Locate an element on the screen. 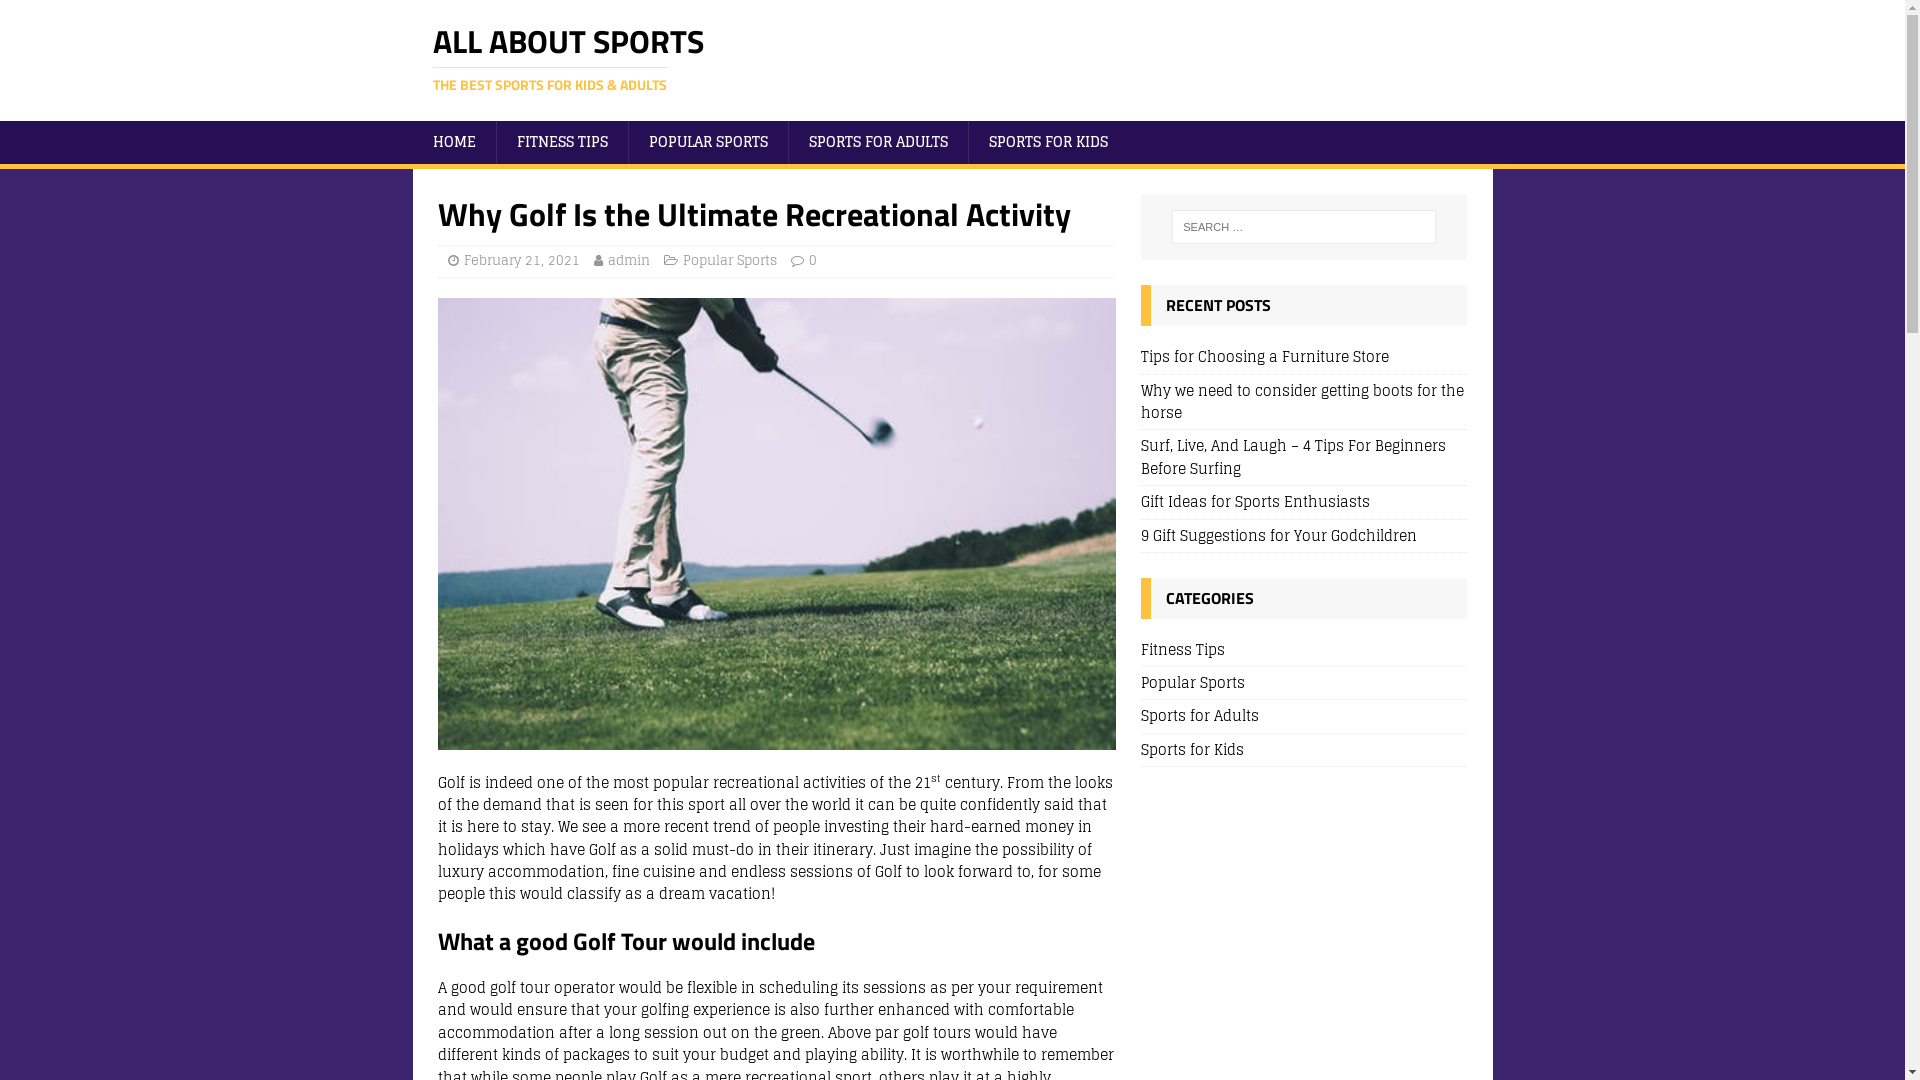  'SPORTS FOR KIDS' is located at coordinates (1046, 141).